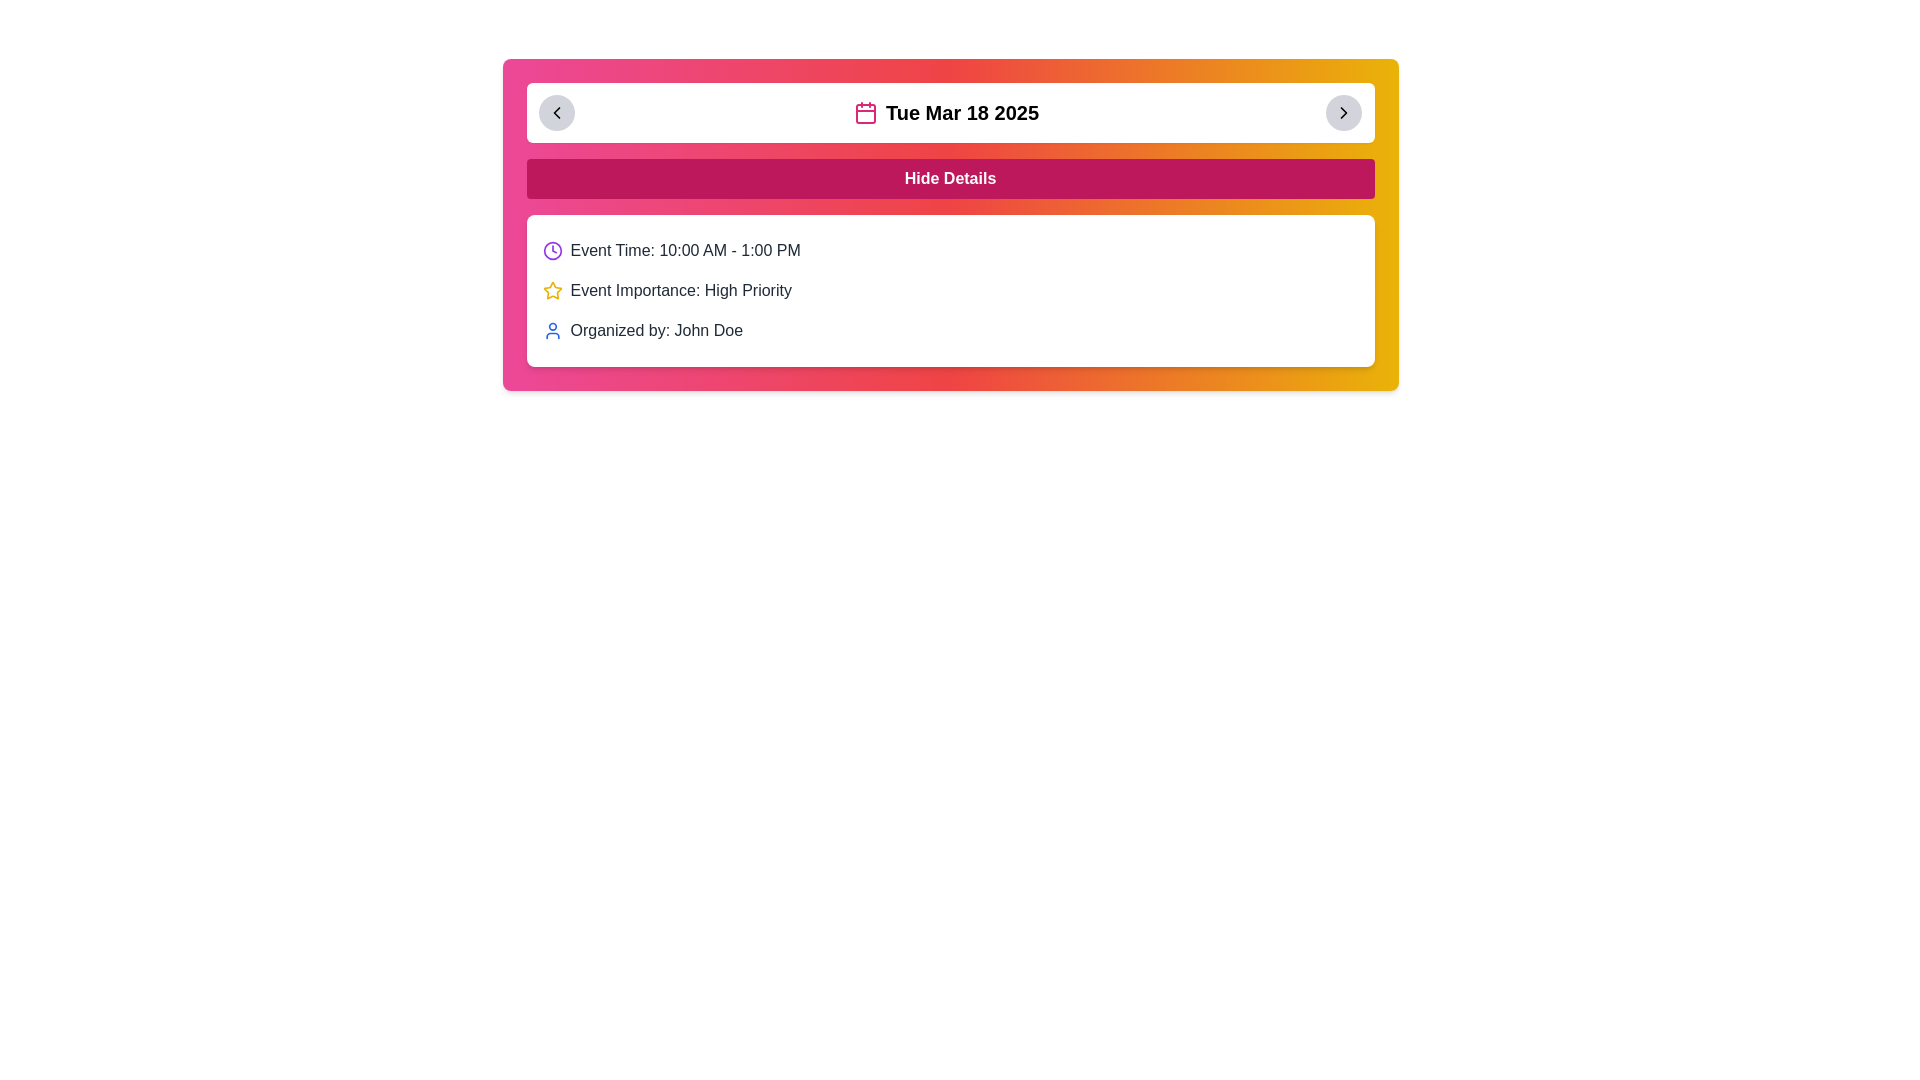 The image size is (1920, 1080). What do you see at coordinates (552, 249) in the screenshot?
I see `the purple clock icon located in the 'Event Time: 10:00 AM - 1:00 PM' section, which is the leftmost icon preceding the text` at bounding box center [552, 249].